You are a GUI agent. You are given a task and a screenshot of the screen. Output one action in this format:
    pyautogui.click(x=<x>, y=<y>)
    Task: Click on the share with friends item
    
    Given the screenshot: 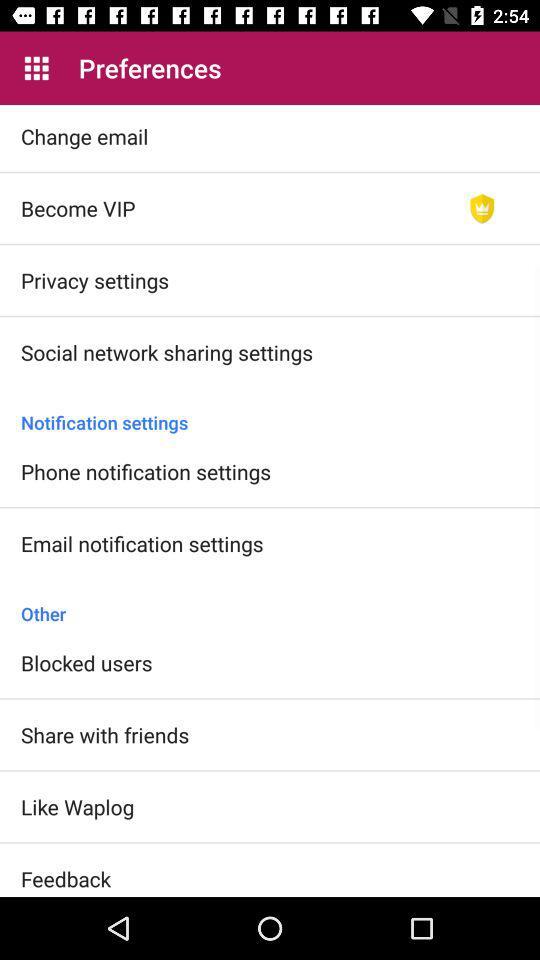 What is the action you would take?
    pyautogui.click(x=105, y=733)
    